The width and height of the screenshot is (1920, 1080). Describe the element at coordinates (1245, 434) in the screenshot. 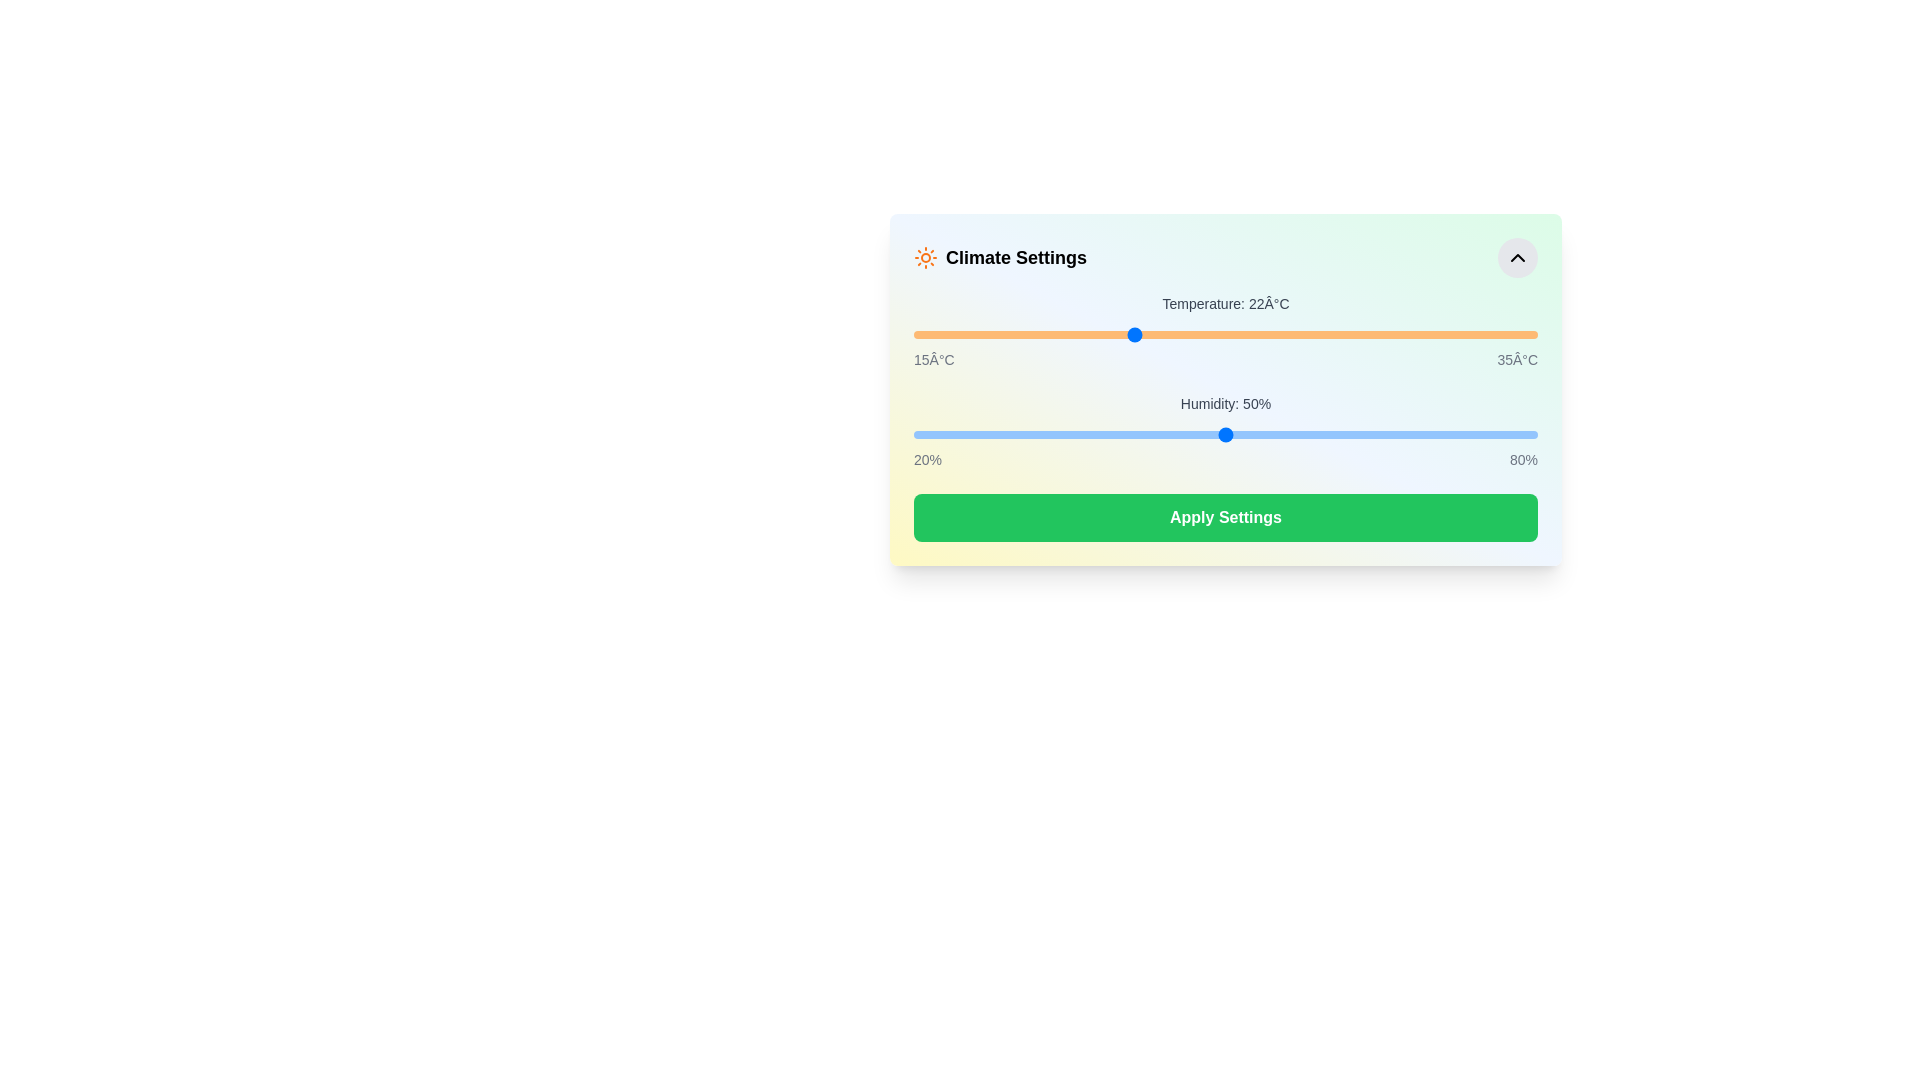

I see `humidity` at that location.